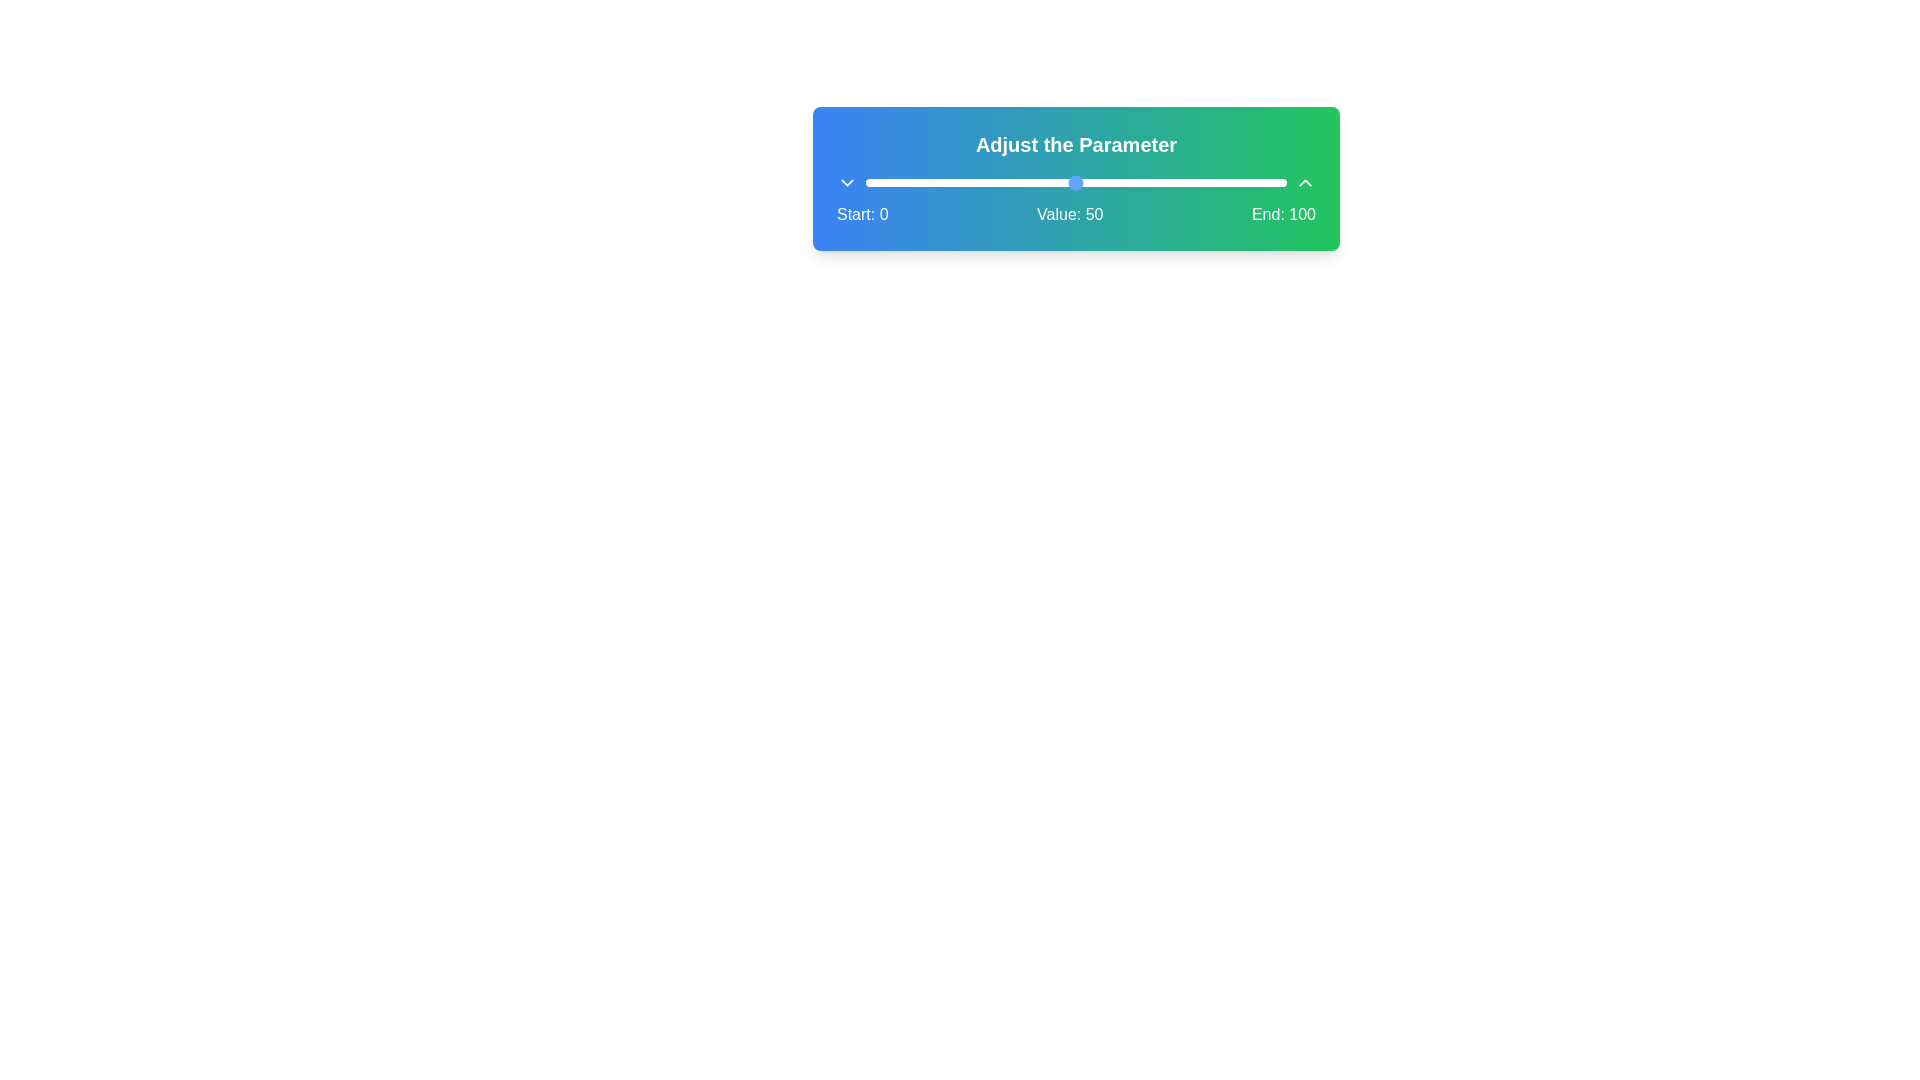 The width and height of the screenshot is (1920, 1080). What do you see at coordinates (936, 182) in the screenshot?
I see `the slider value` at bounding box center [936, 182].